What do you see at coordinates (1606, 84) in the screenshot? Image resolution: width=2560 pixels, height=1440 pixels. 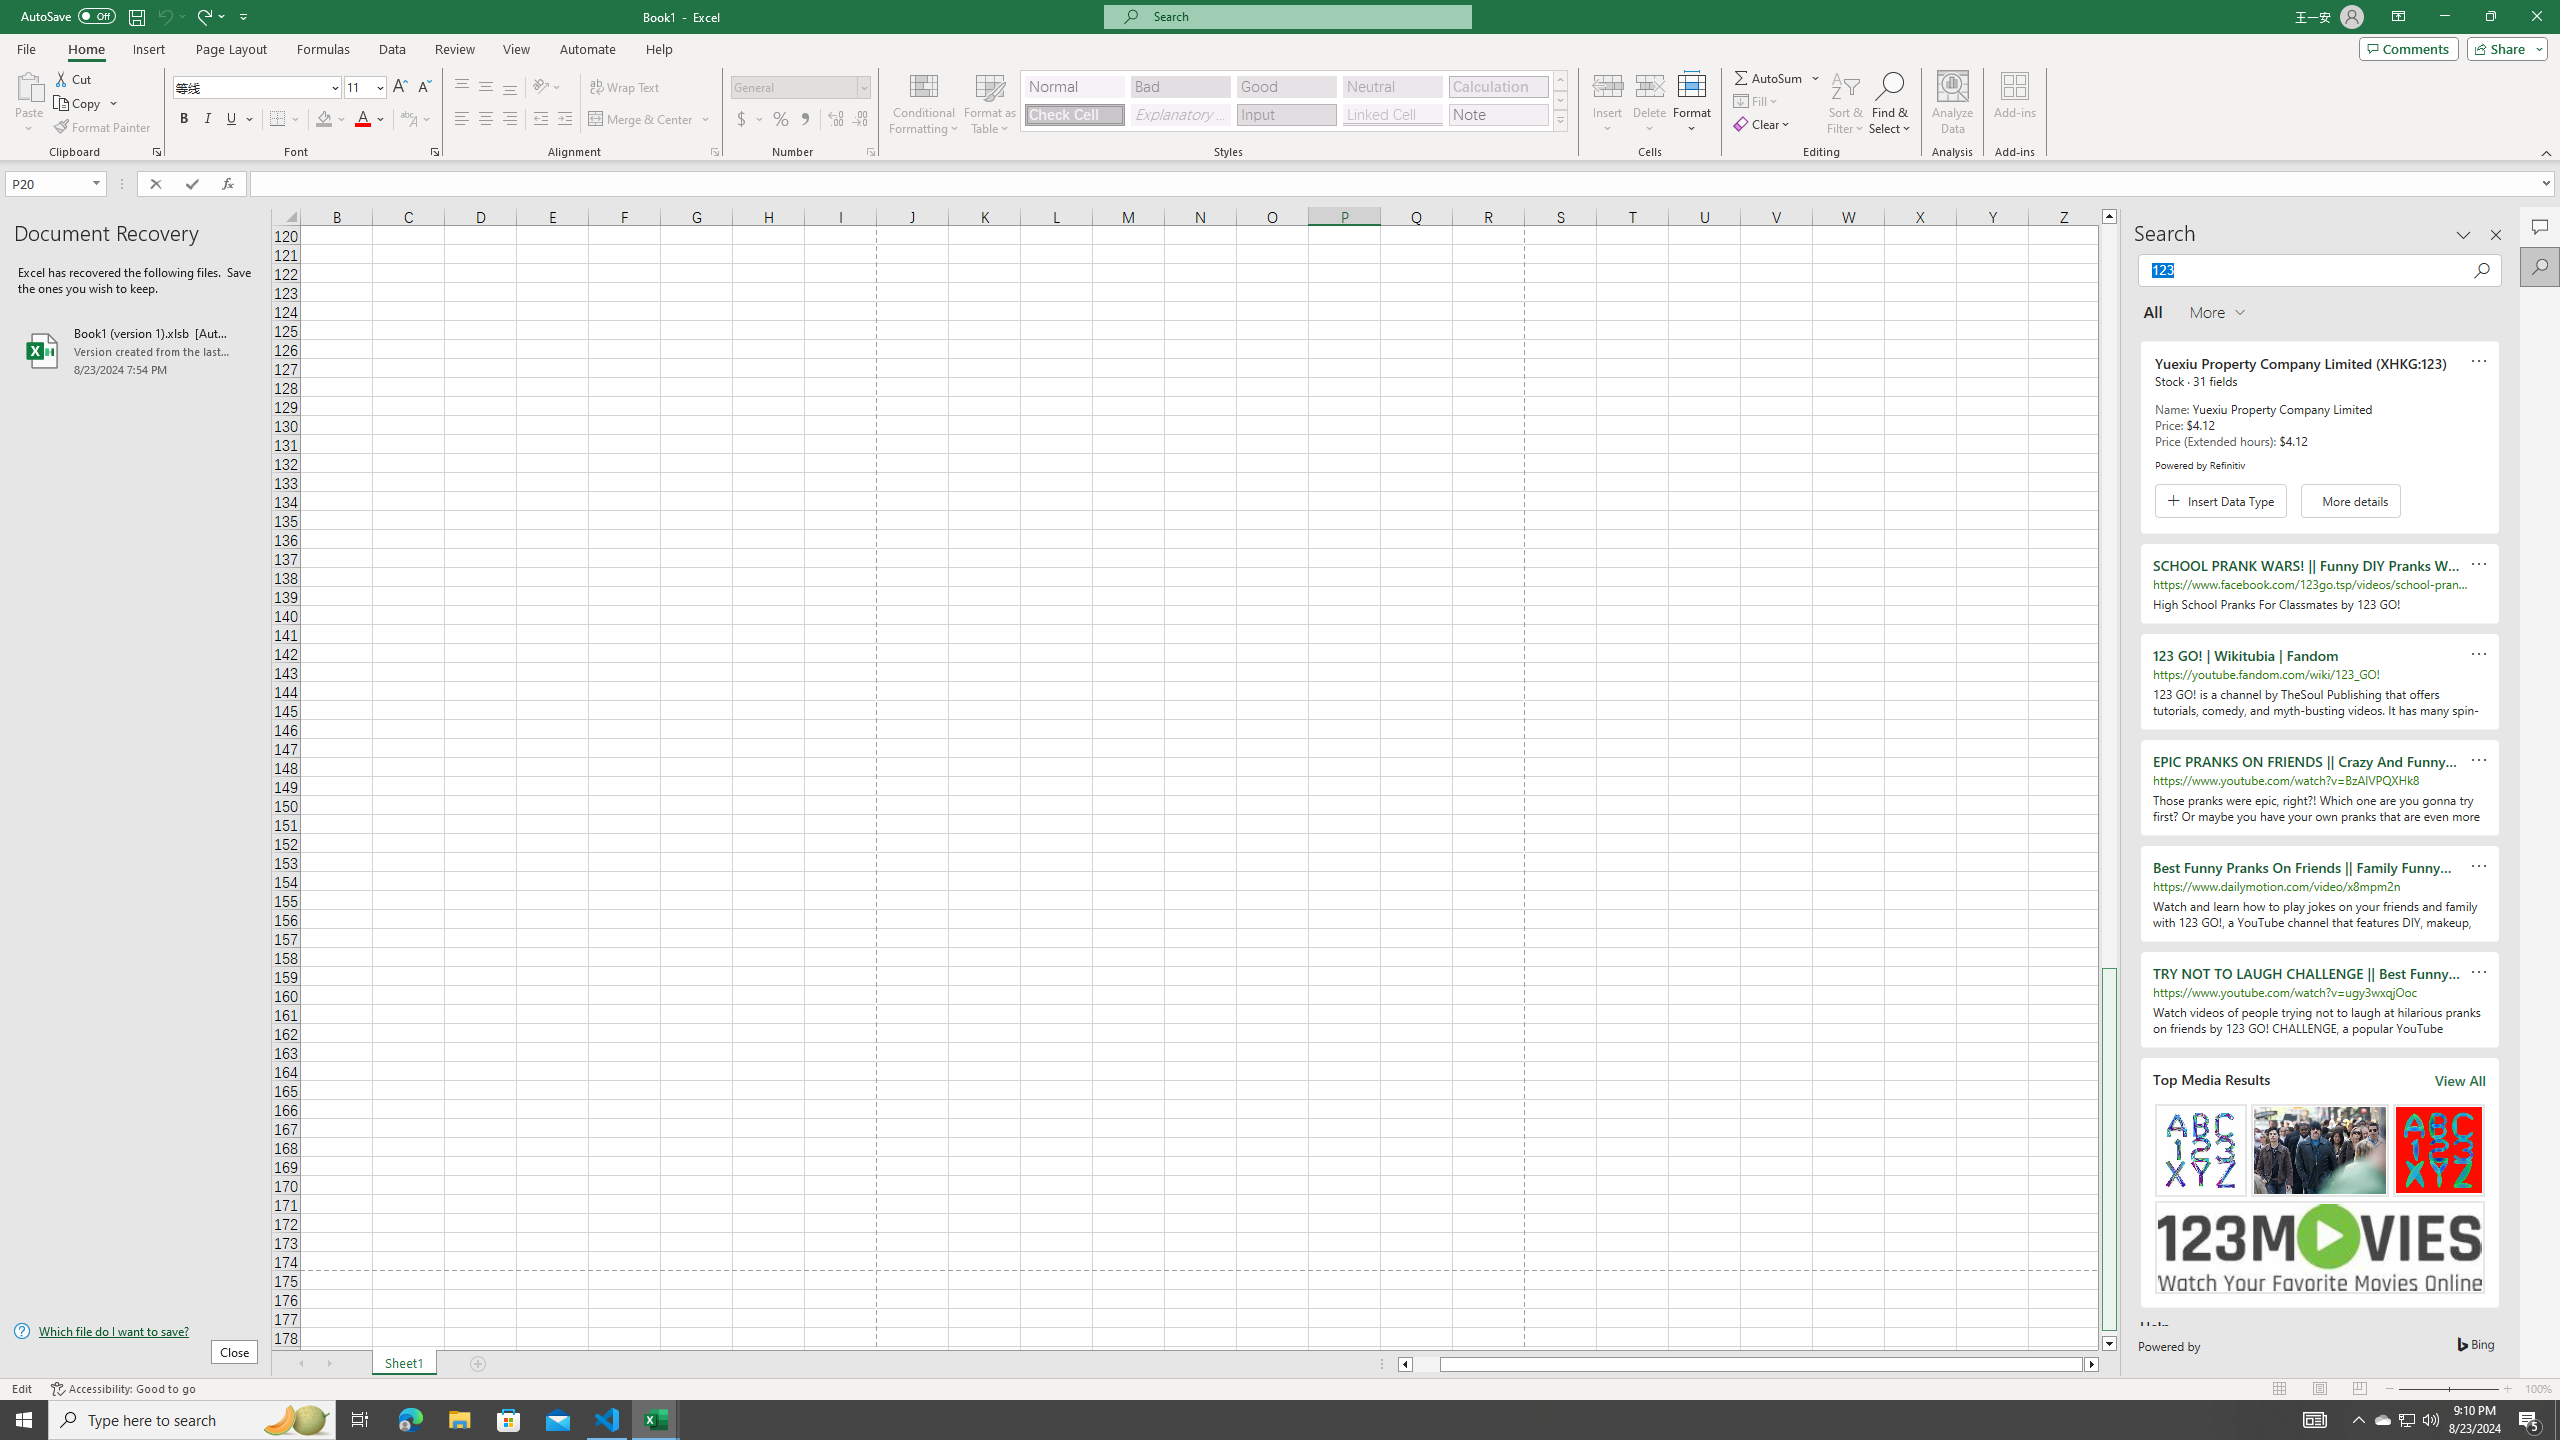 I see `'Insert Cells'` at bounding box center [1606, 84].